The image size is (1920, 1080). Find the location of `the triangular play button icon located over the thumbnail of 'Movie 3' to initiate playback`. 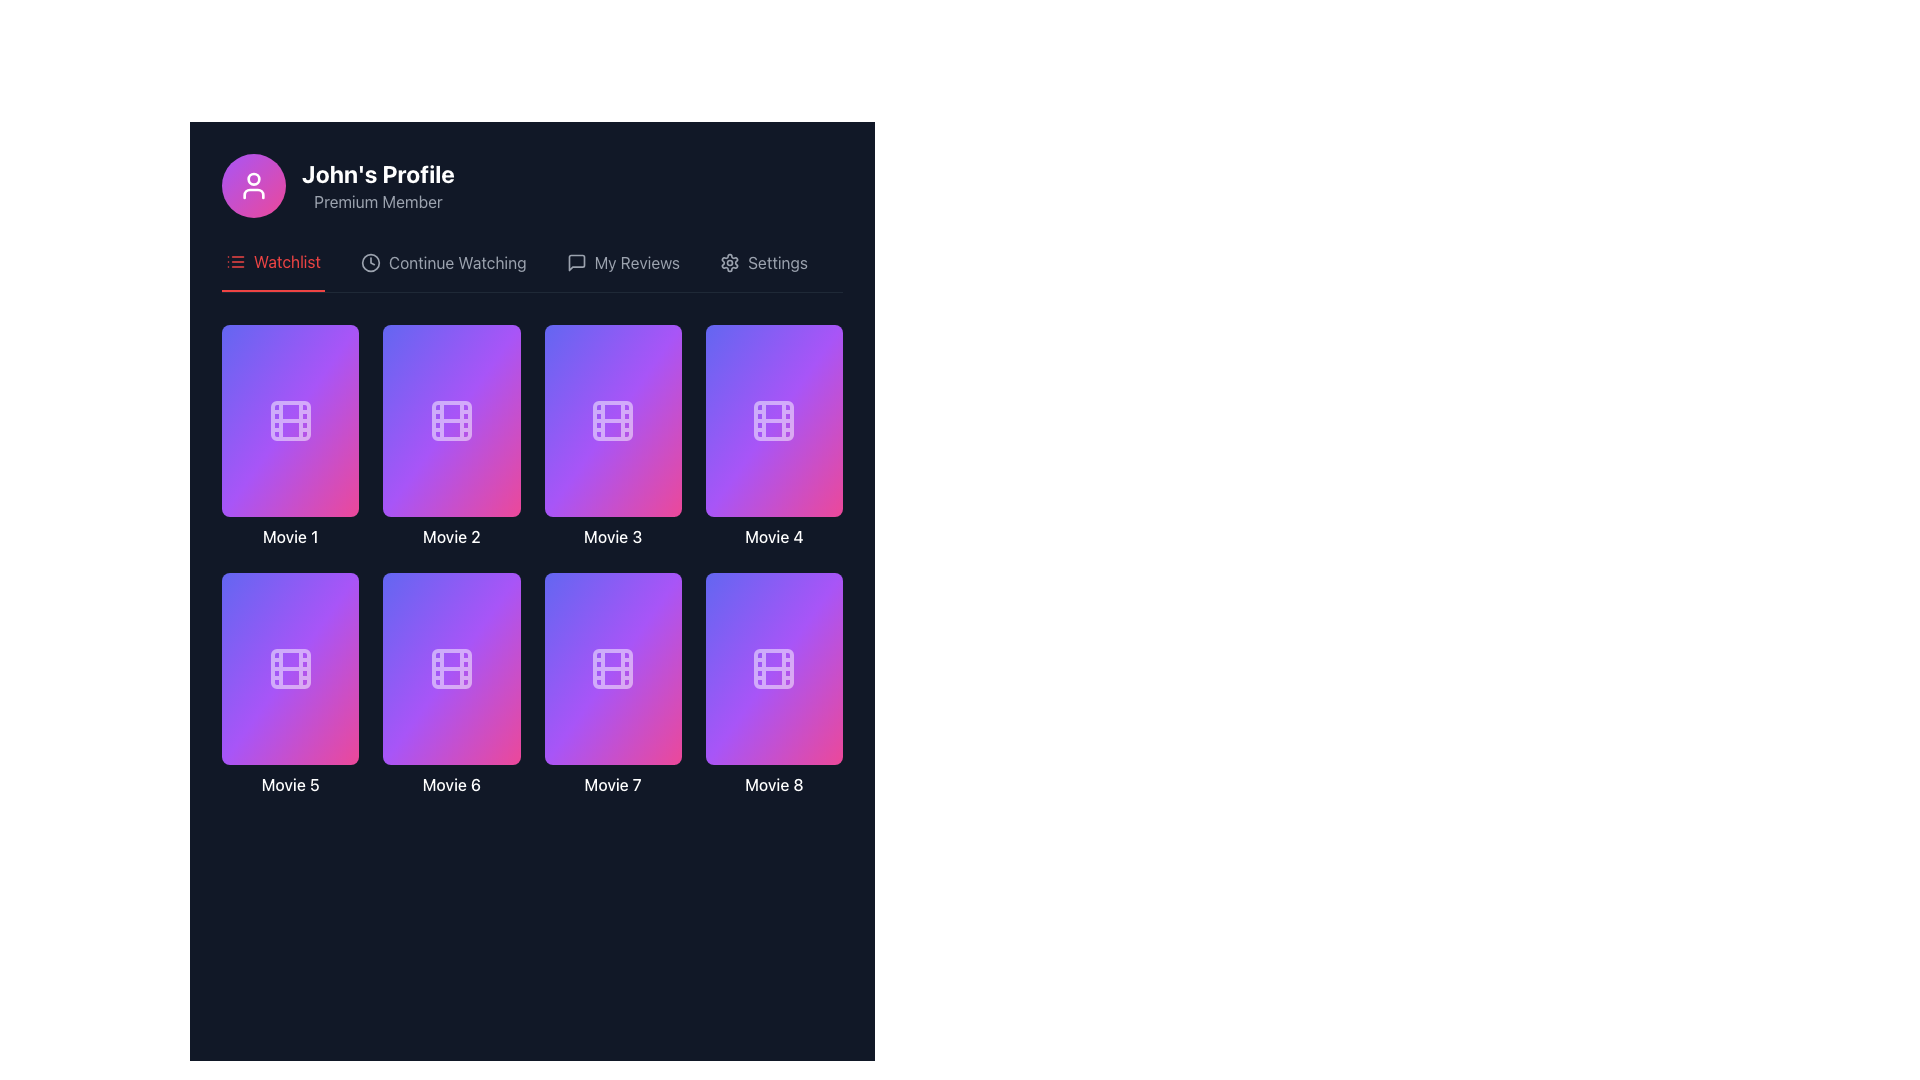

the triangular play button icon located over the thumbnail of 'Movie 3' to initiate playback is located at coordinates (613, 410).